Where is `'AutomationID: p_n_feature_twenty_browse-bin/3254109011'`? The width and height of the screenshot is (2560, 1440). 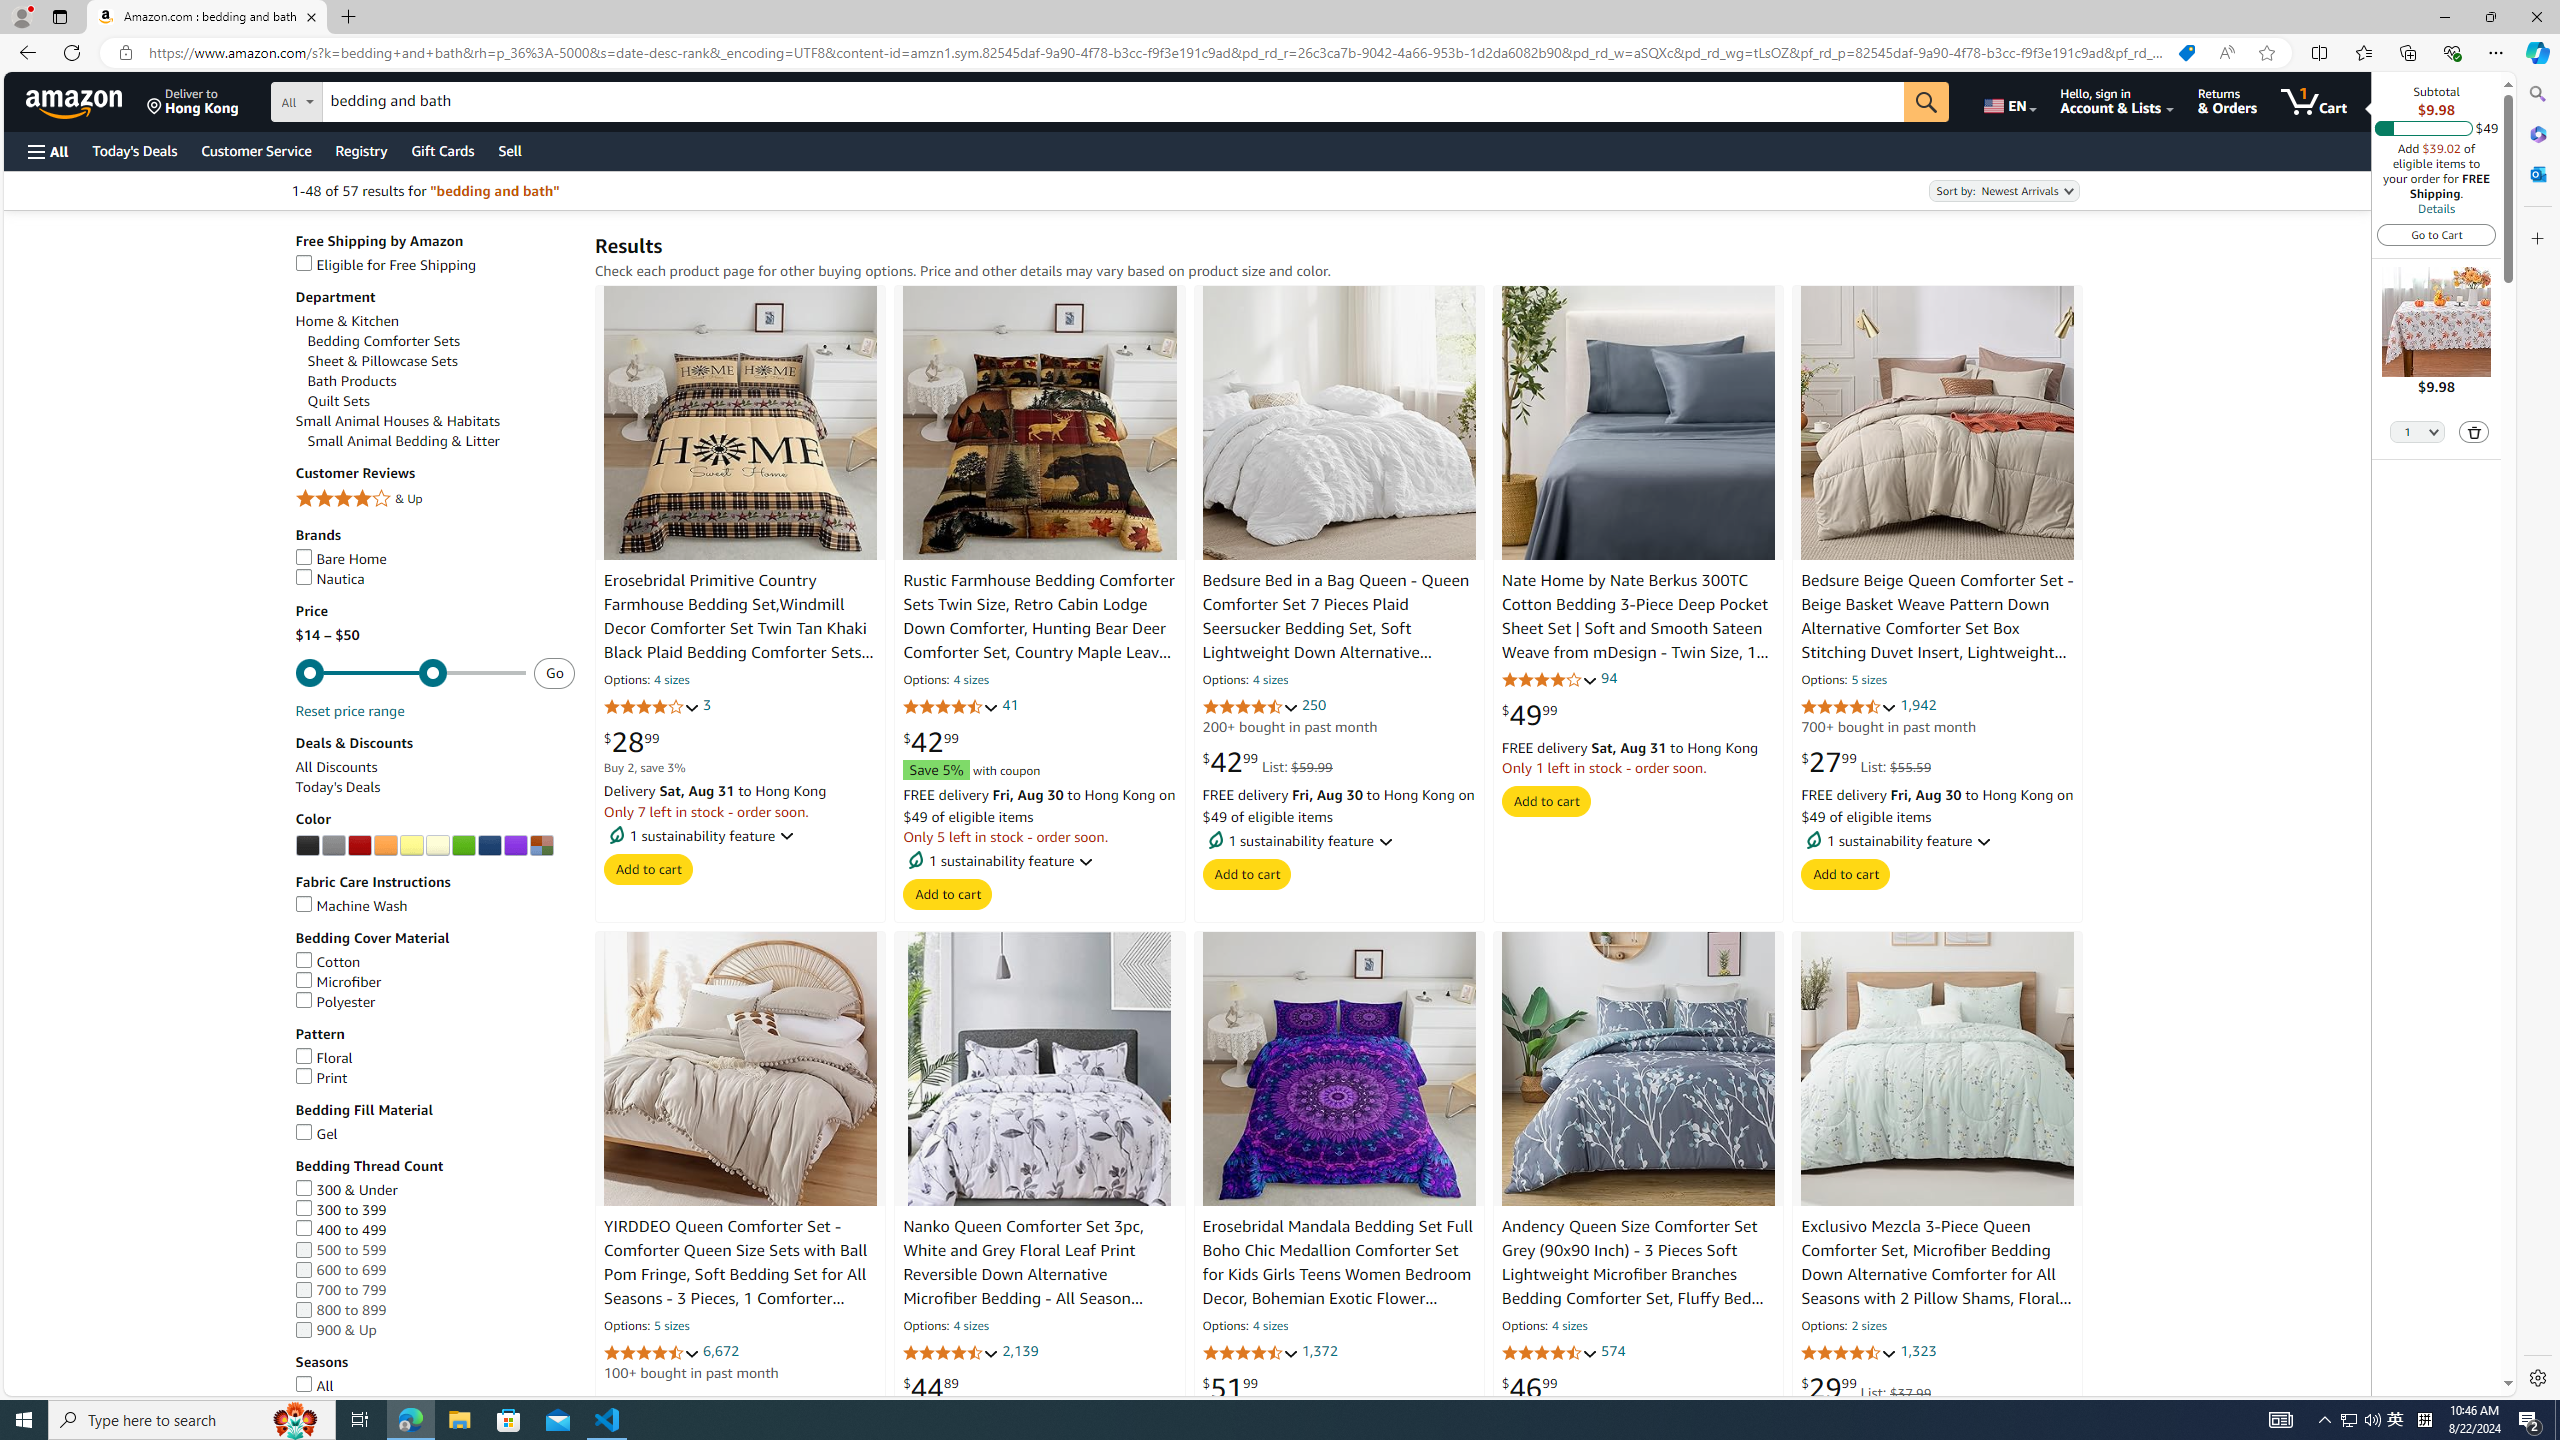 'AutomationID: p_n_feature_twenty_browse-bin/3254109011' is located at coordinates (488, 846).